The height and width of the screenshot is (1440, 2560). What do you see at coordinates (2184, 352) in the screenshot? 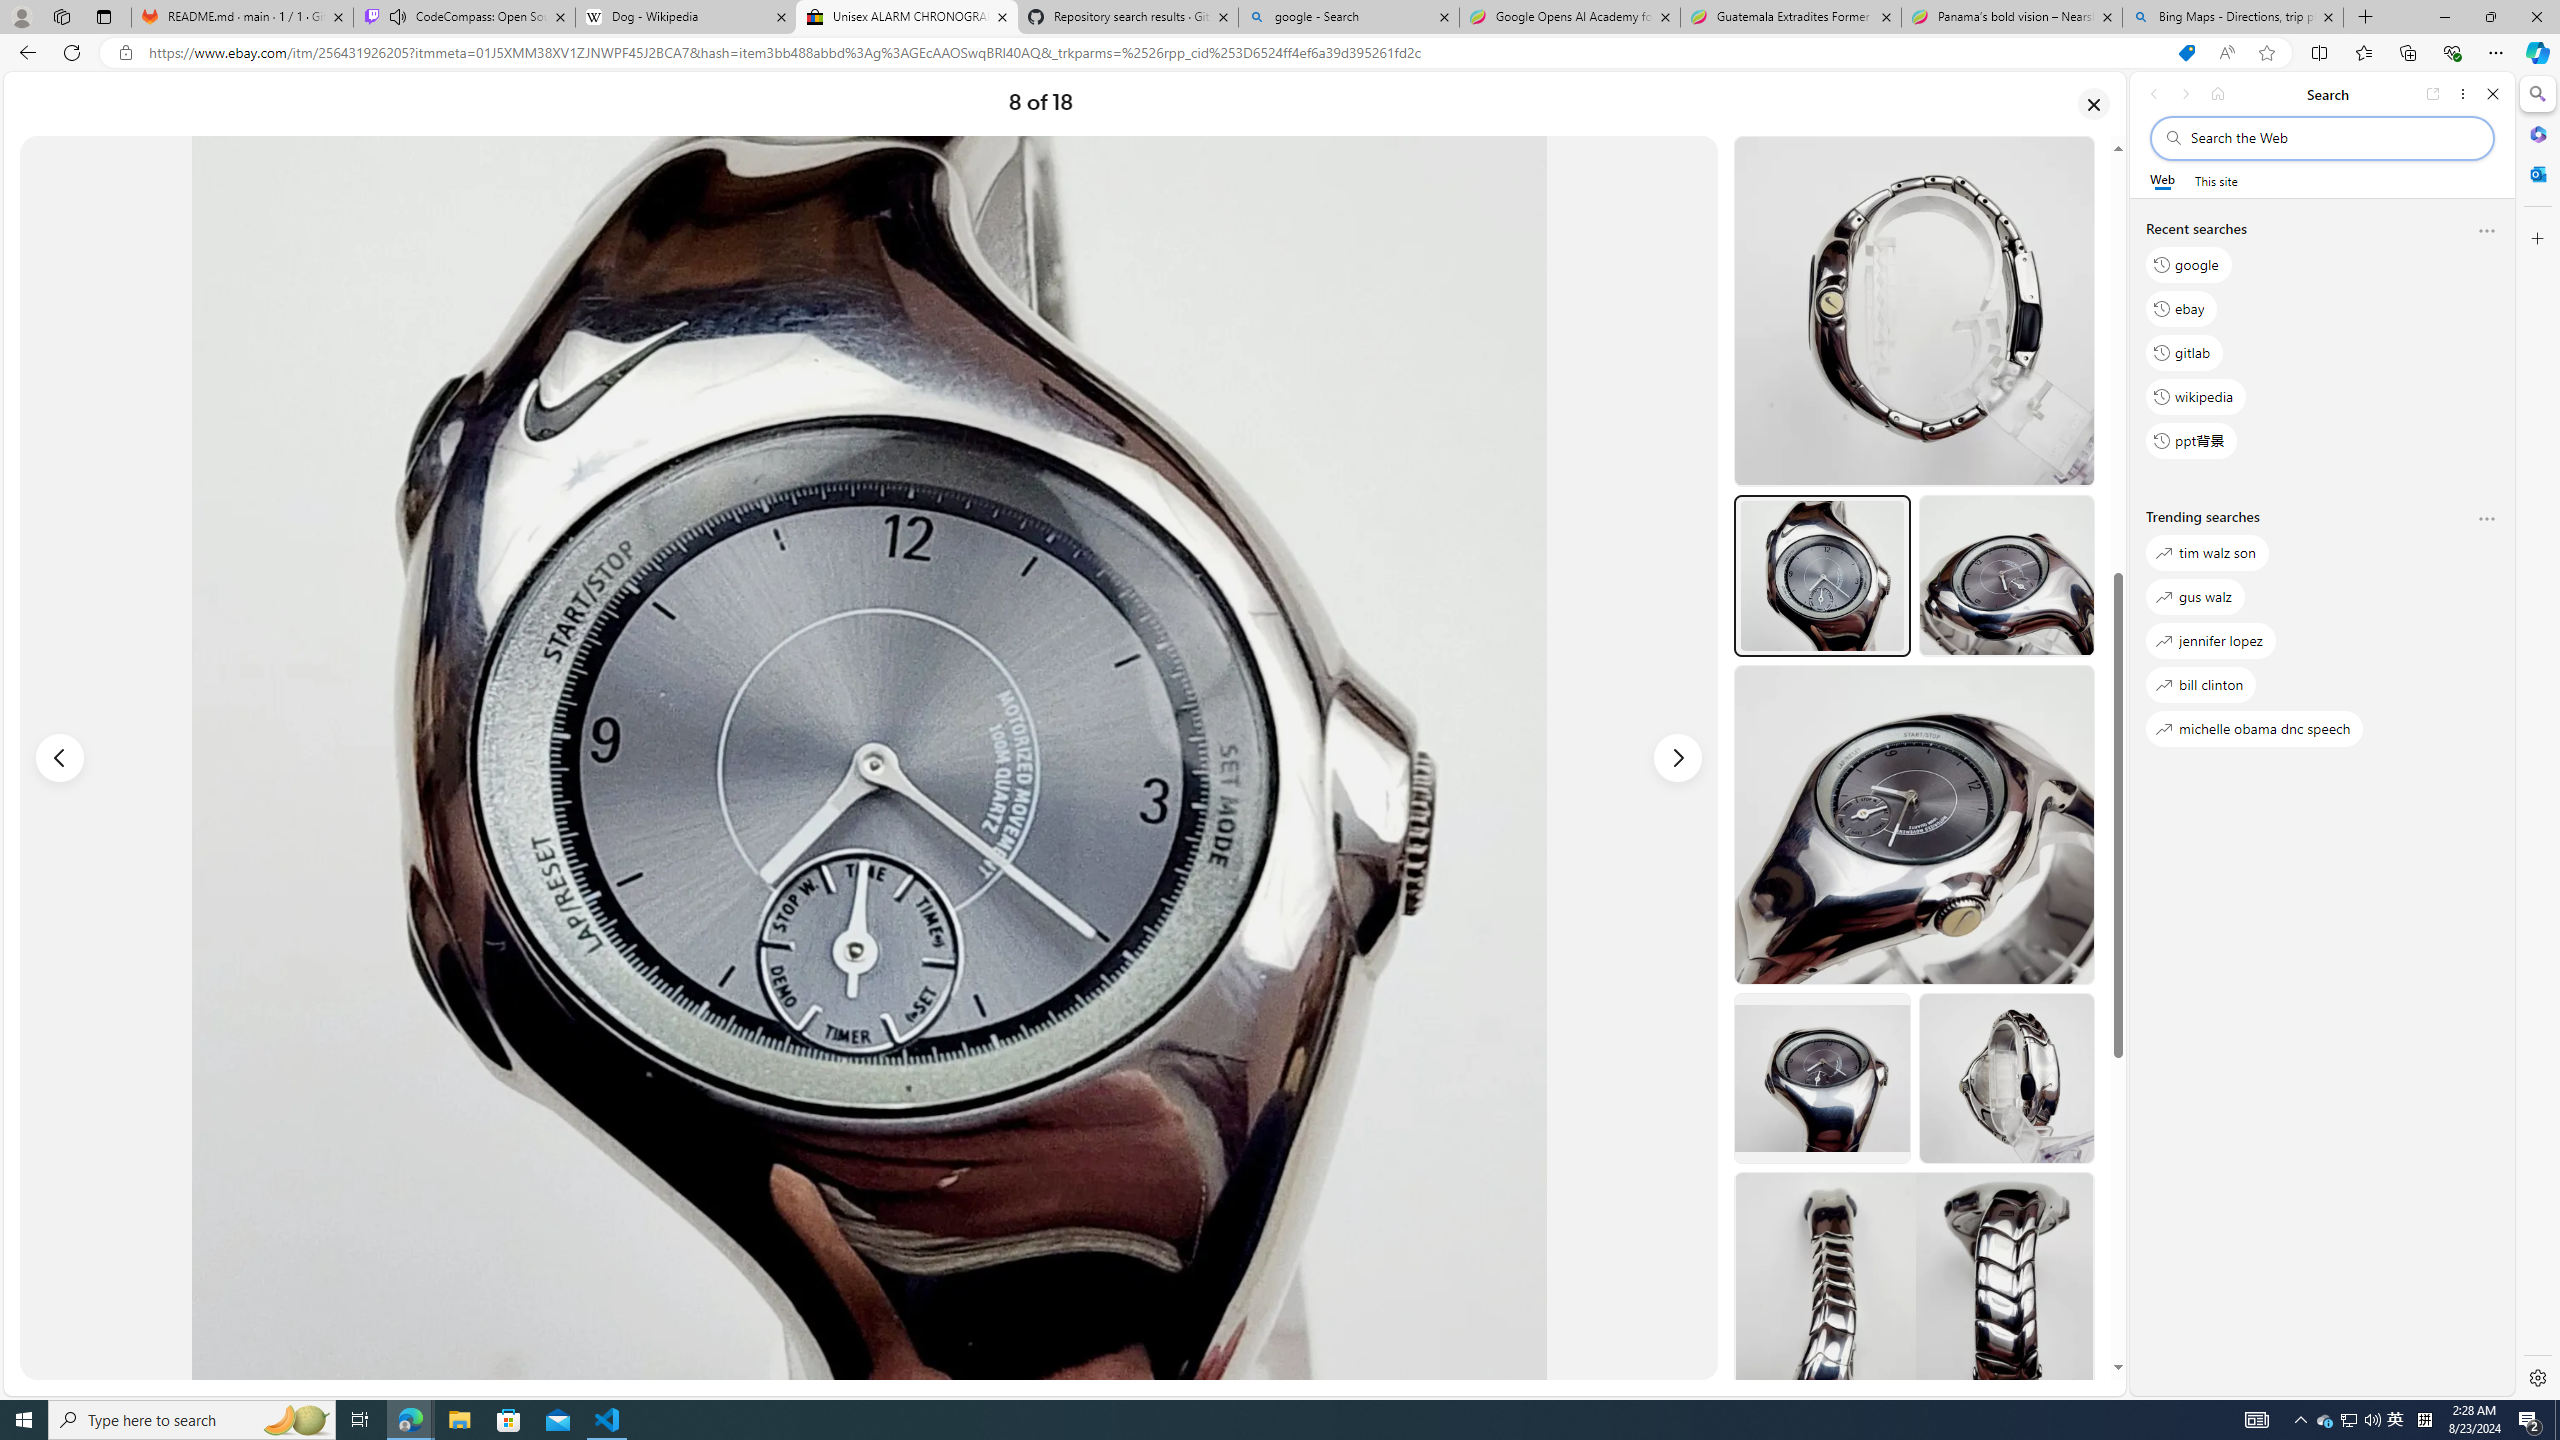
I see `'gitlab'` at bounding box center [2184, 352].